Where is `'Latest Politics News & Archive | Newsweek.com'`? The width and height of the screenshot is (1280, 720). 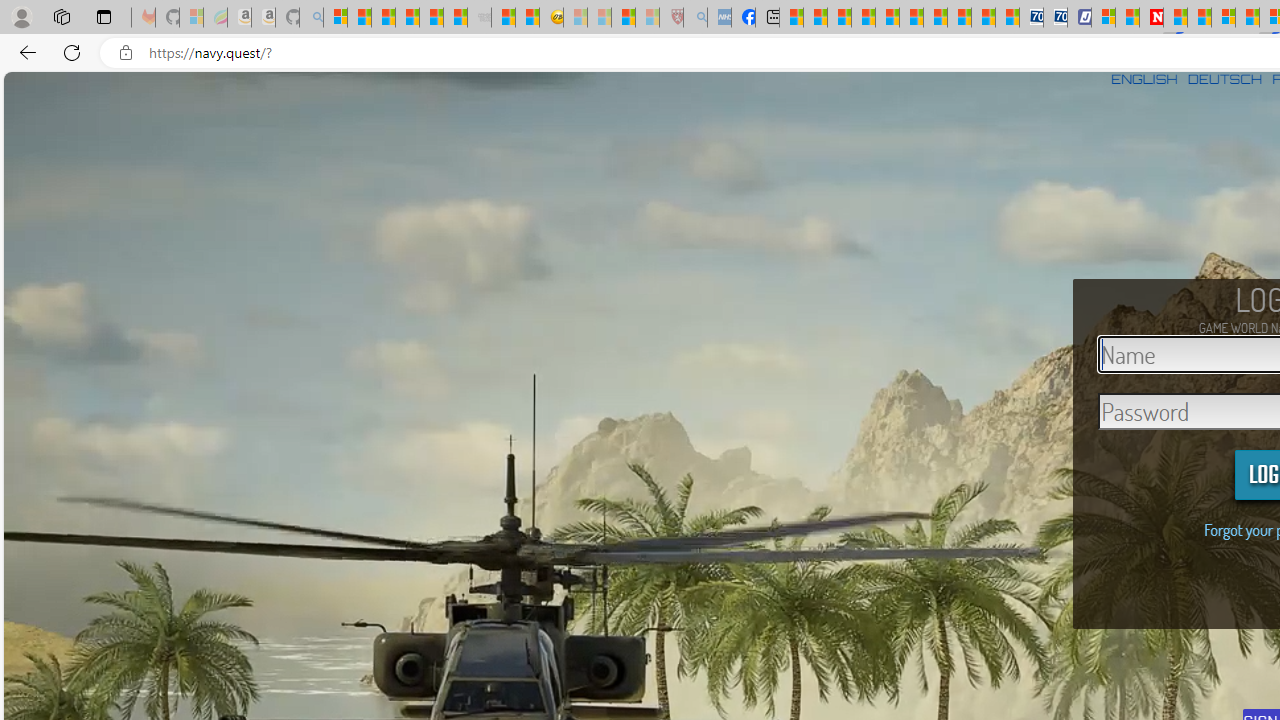
'Latest Politics News & Archive | Newsweek.com' is located at coordinates (1152, 17).